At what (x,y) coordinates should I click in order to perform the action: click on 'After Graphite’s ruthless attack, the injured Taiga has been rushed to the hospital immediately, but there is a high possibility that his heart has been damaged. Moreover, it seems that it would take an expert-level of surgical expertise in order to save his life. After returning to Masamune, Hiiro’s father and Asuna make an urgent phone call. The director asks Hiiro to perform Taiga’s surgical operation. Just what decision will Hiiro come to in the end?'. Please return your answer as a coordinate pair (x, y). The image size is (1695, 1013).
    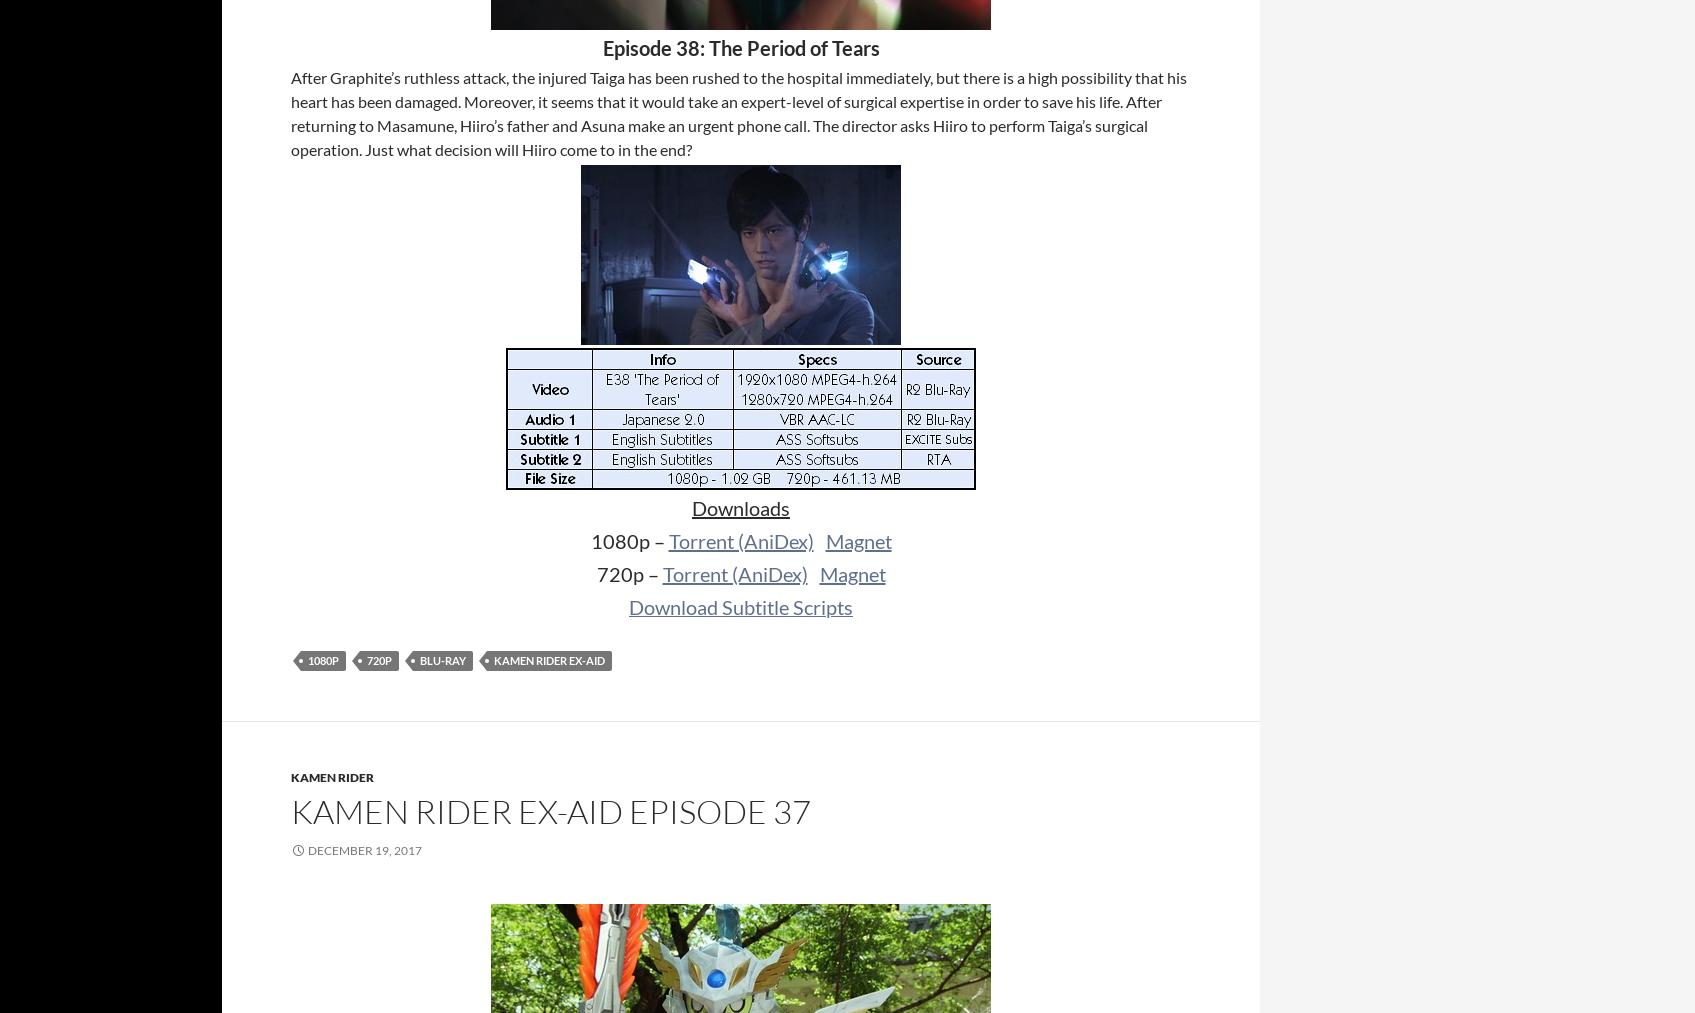
    Looking at the image, I should click on (738, 113).